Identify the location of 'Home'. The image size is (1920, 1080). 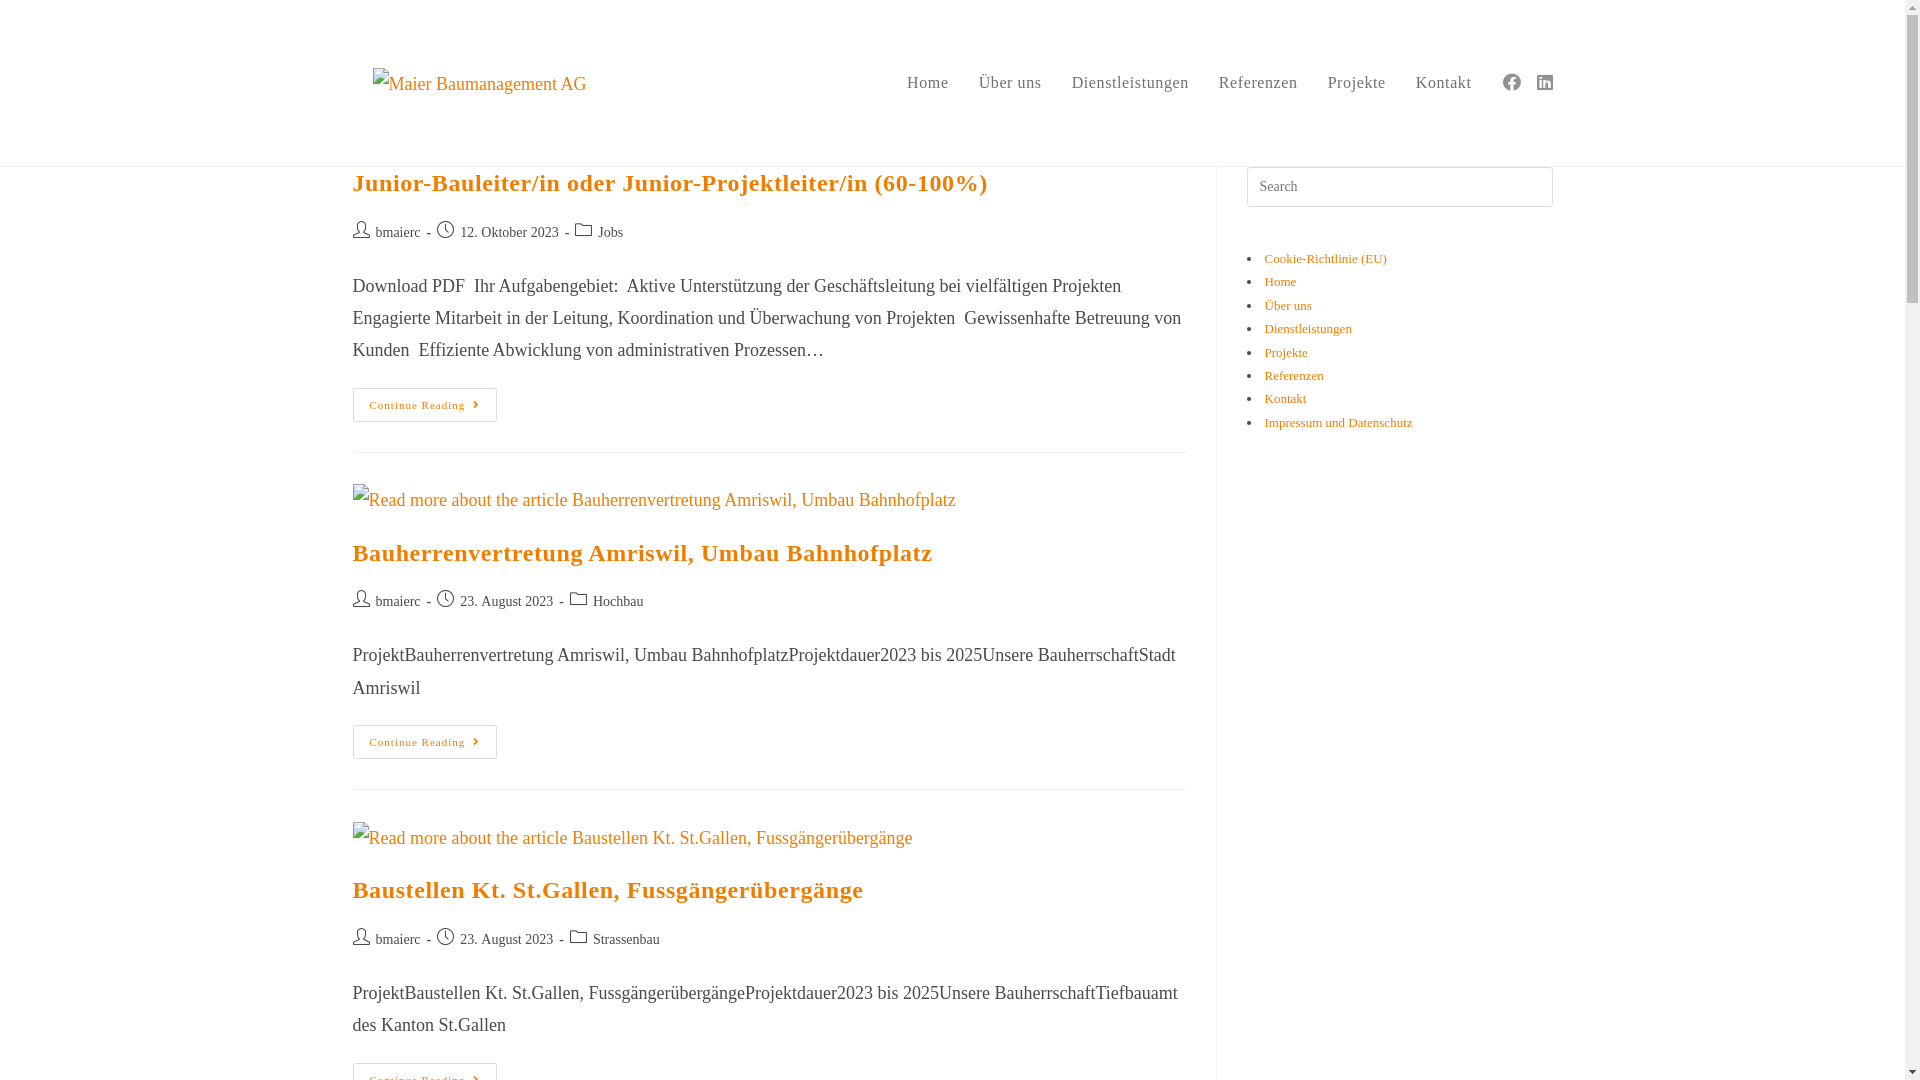
(1280, 281).